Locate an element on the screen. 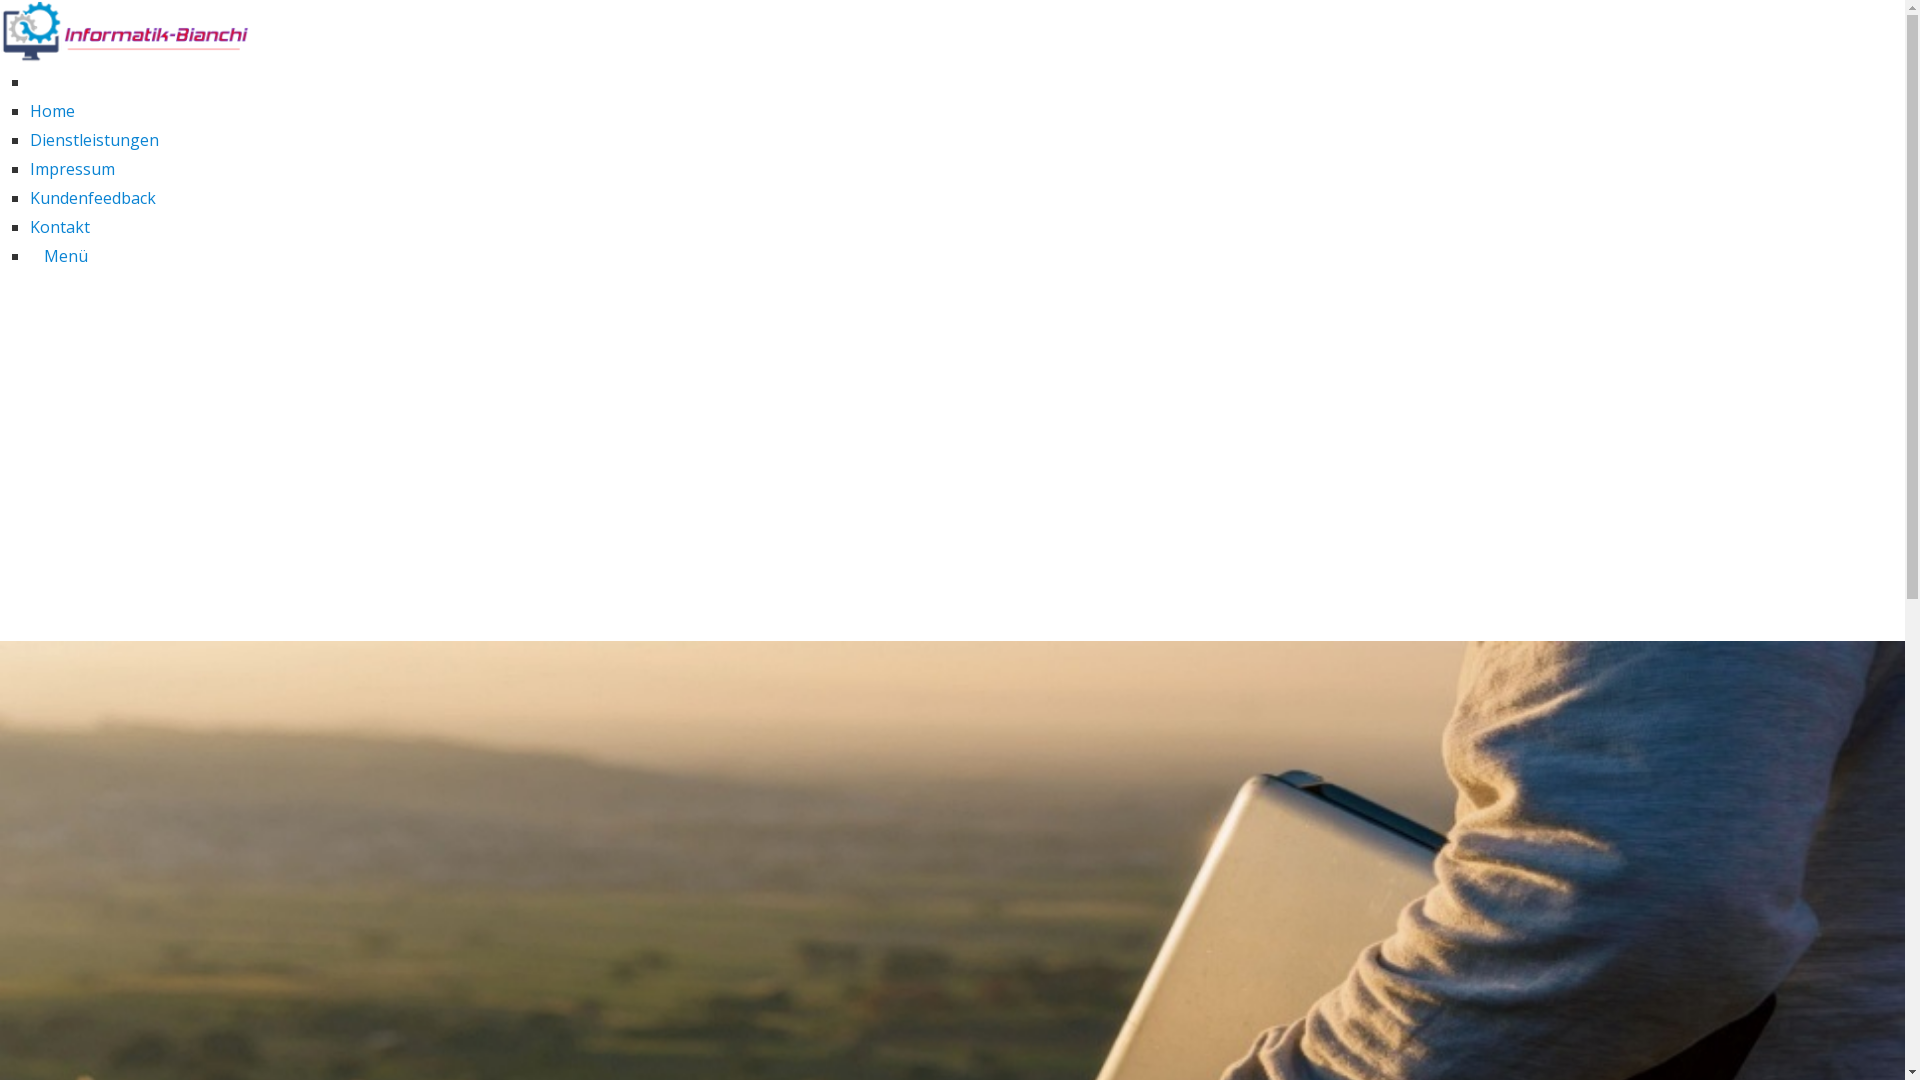 This screenshot has width=1920, height=1080. 'Impressum' is located at coordinates (72, 168).